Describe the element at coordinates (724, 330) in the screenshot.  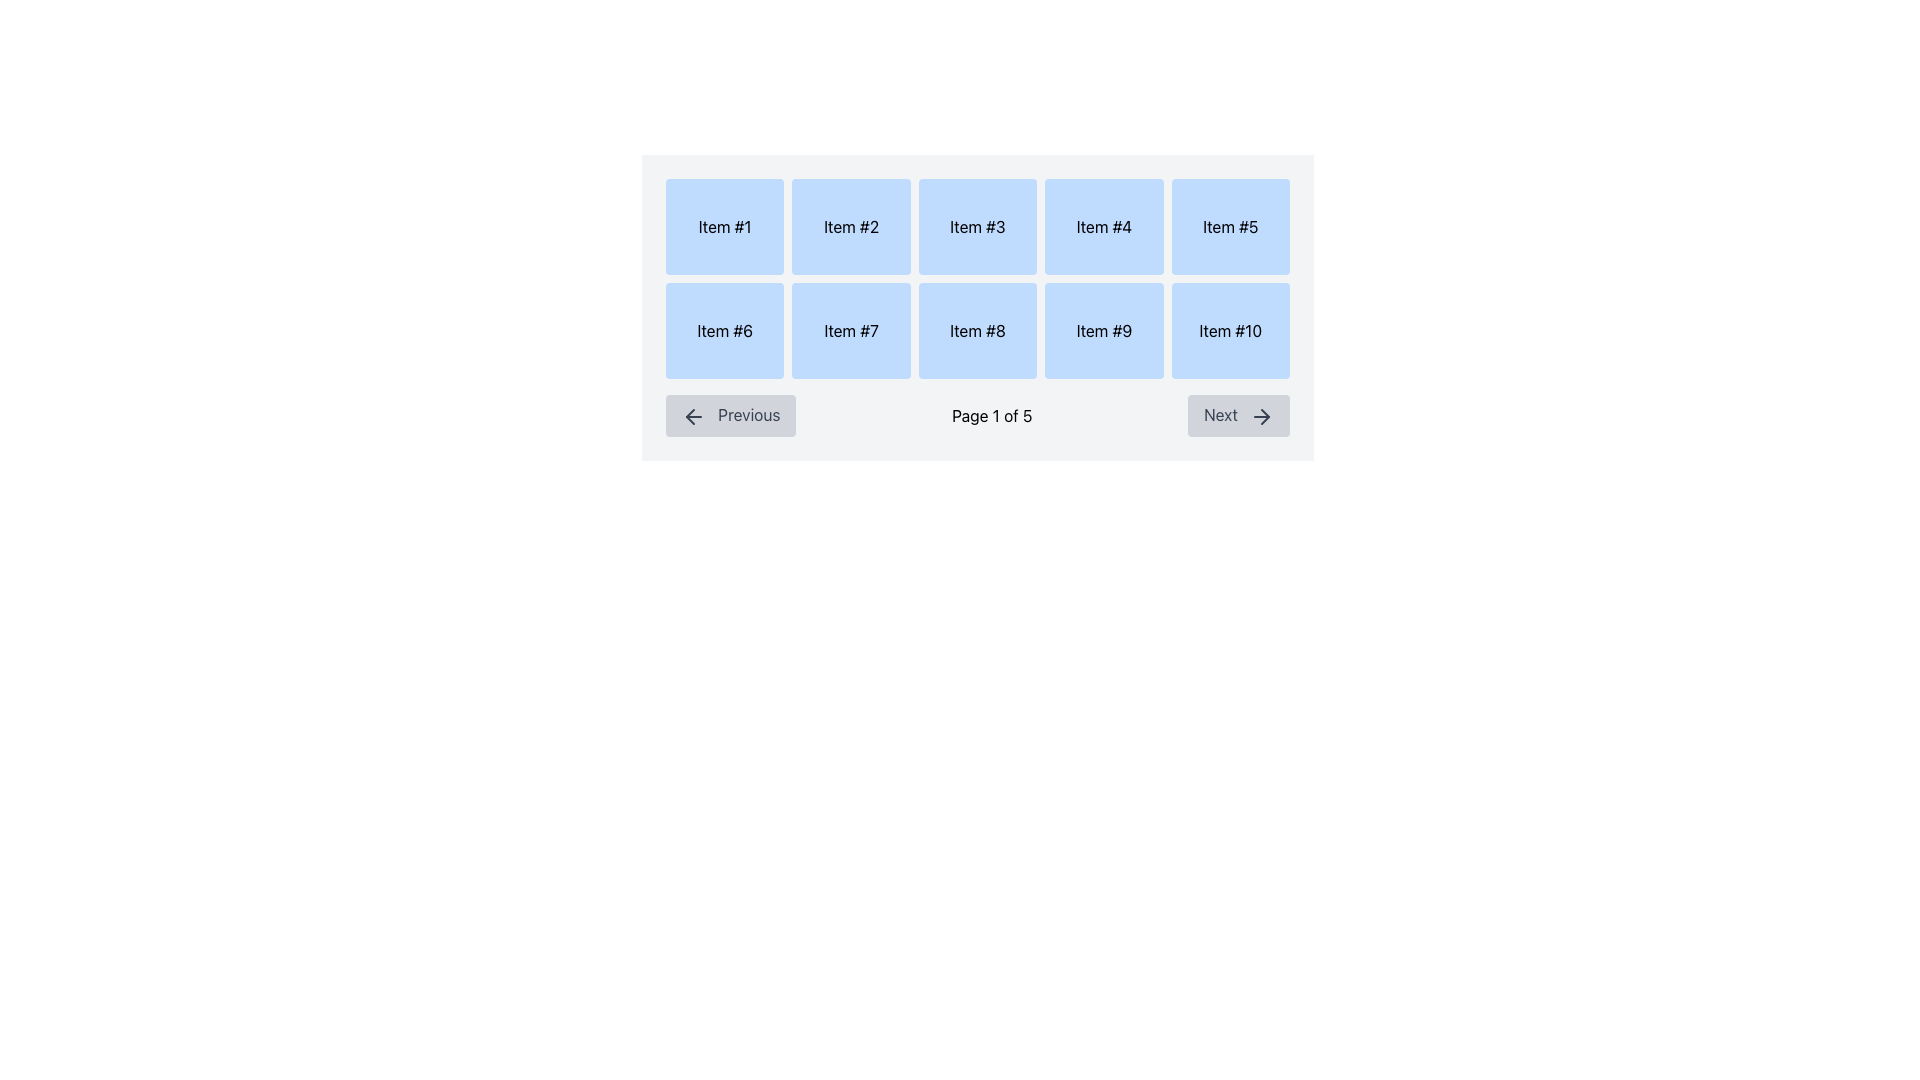
I see `the text label displaying 'Item #6' which is located in the second row, first button of a 2-by-5 grid layout` at that location.